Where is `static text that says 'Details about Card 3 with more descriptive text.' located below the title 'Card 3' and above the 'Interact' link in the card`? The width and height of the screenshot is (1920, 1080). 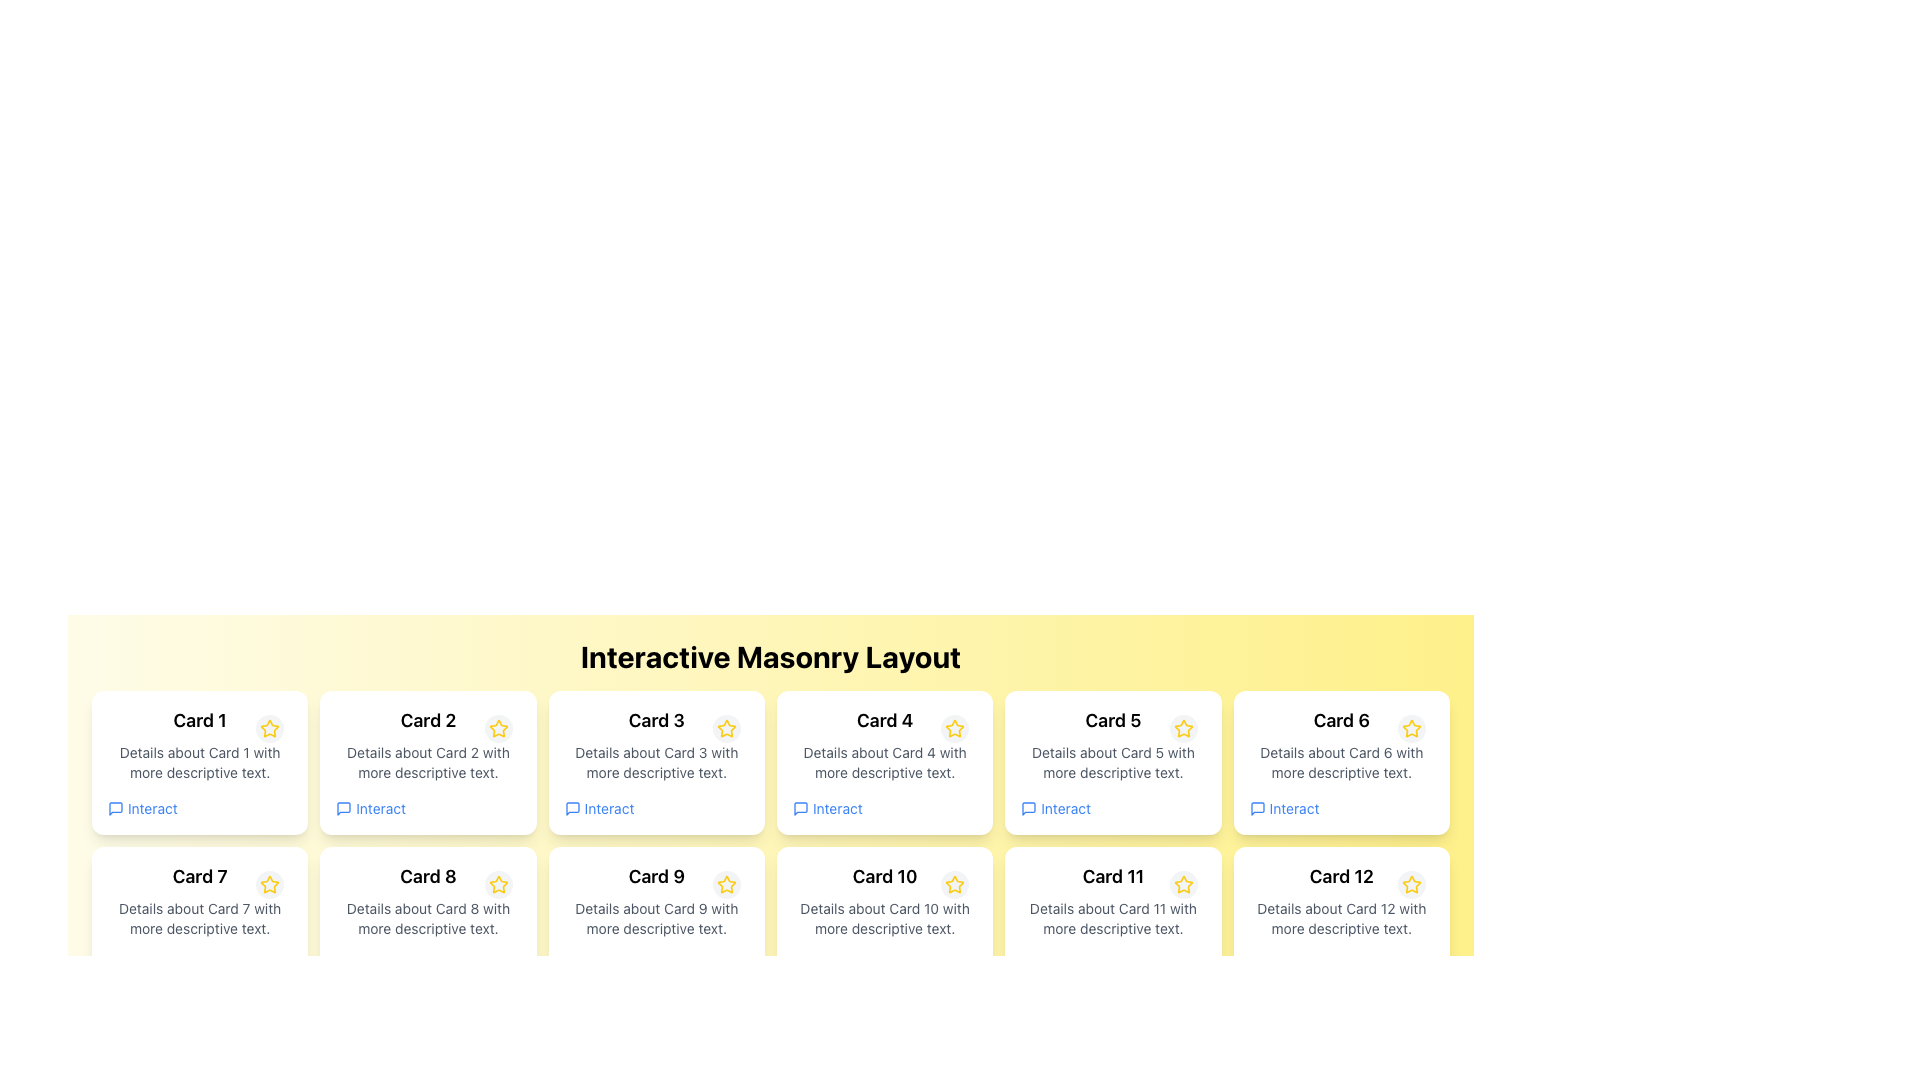
static text that says 'Details about Card 3 with more descriptive text.' located below the title 'Card 3' and above the 'Interact' link in the card is located at coordinates (656, 763).